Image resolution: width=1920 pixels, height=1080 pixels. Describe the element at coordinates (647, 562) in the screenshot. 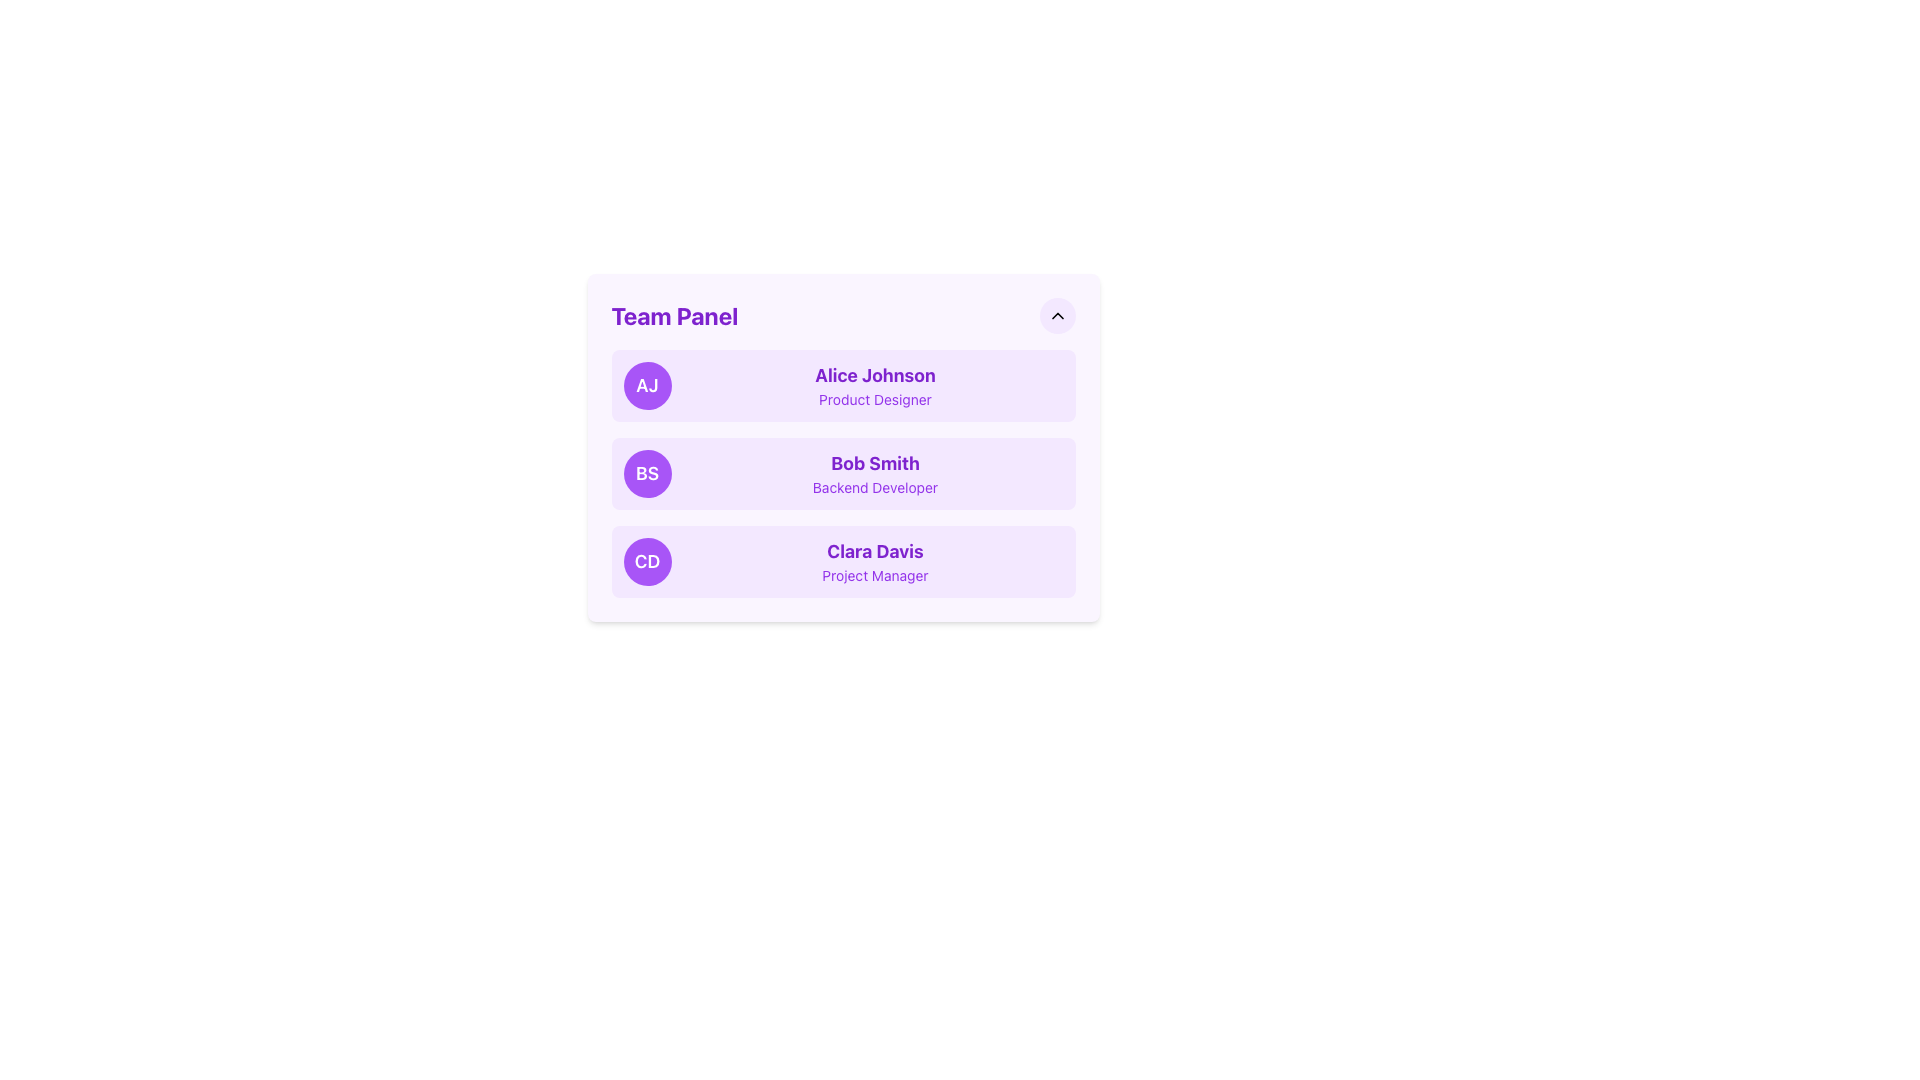

I see `the Avatar located in the bottom item of the 'Team Panel' list that identifies the entry for 'Clara Davis, Project Manager.'` at that location.